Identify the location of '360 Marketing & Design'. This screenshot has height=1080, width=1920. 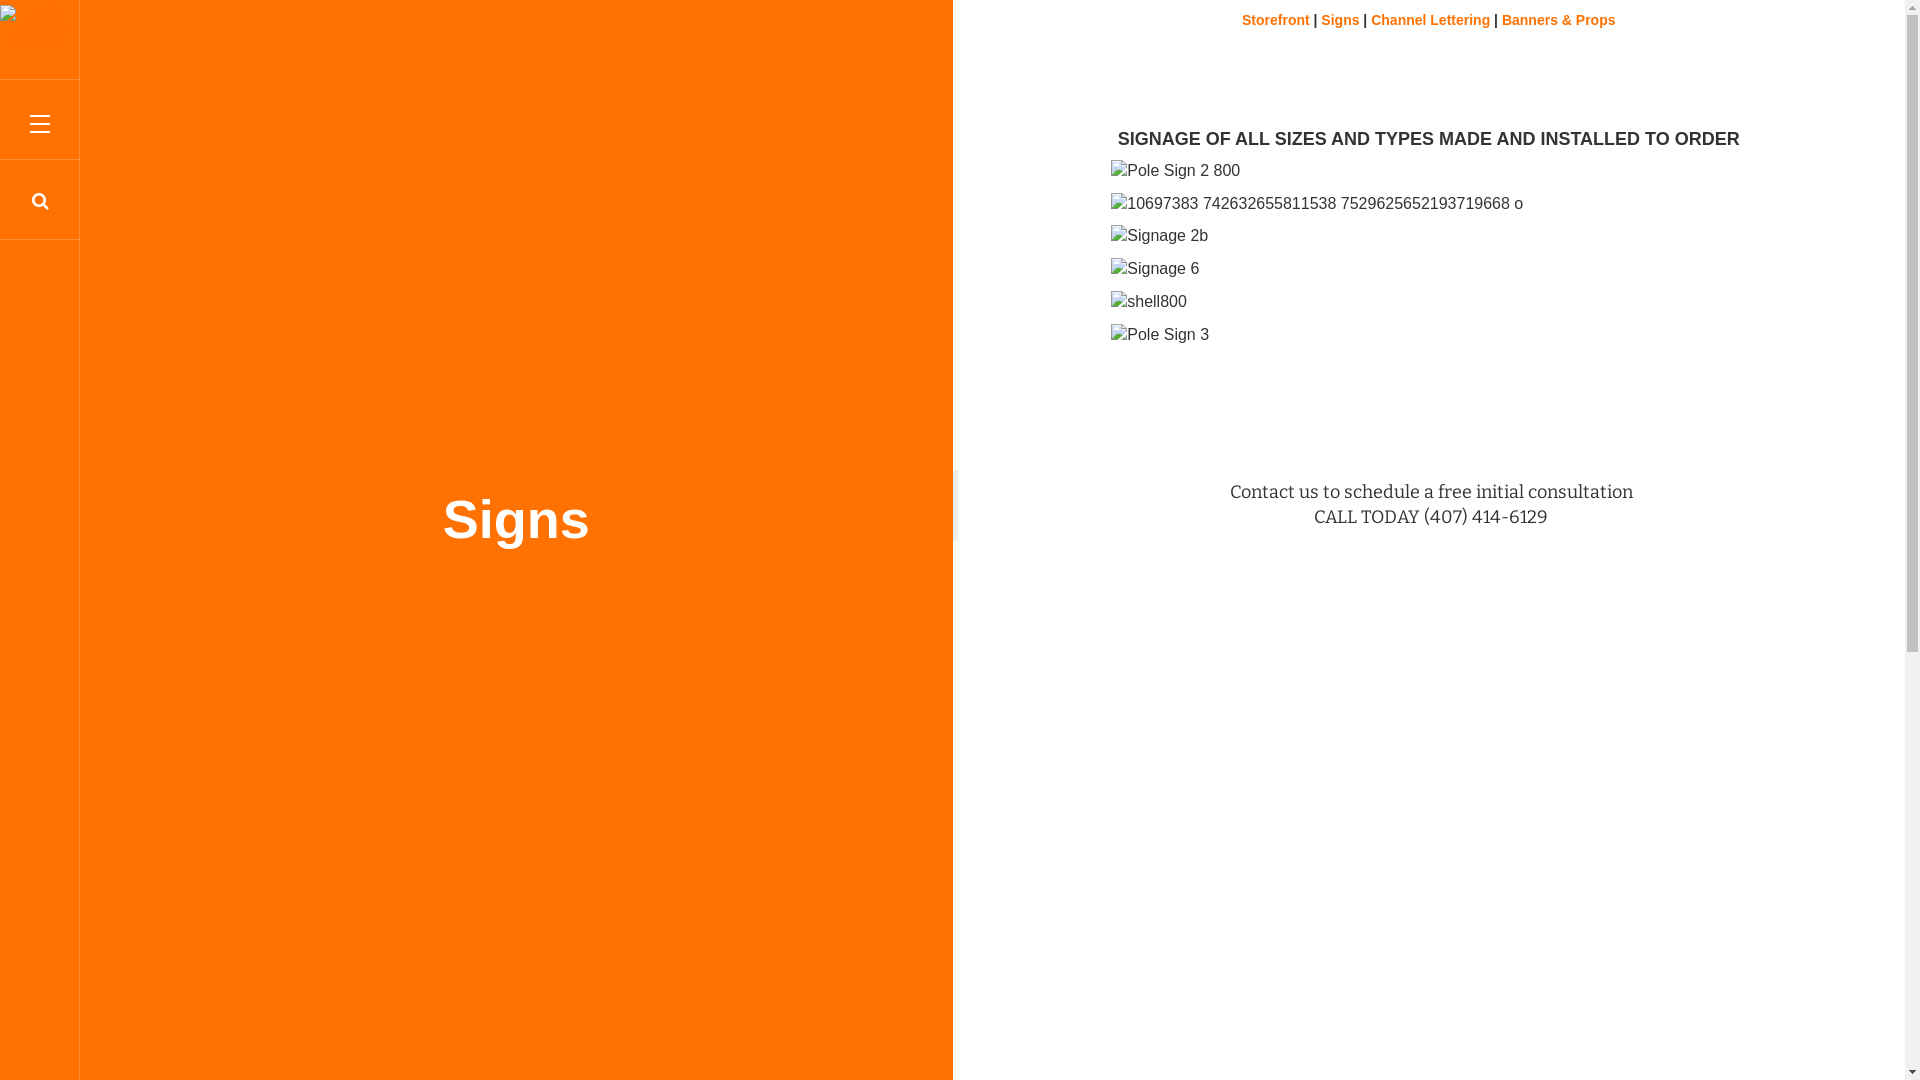
(39, 26).